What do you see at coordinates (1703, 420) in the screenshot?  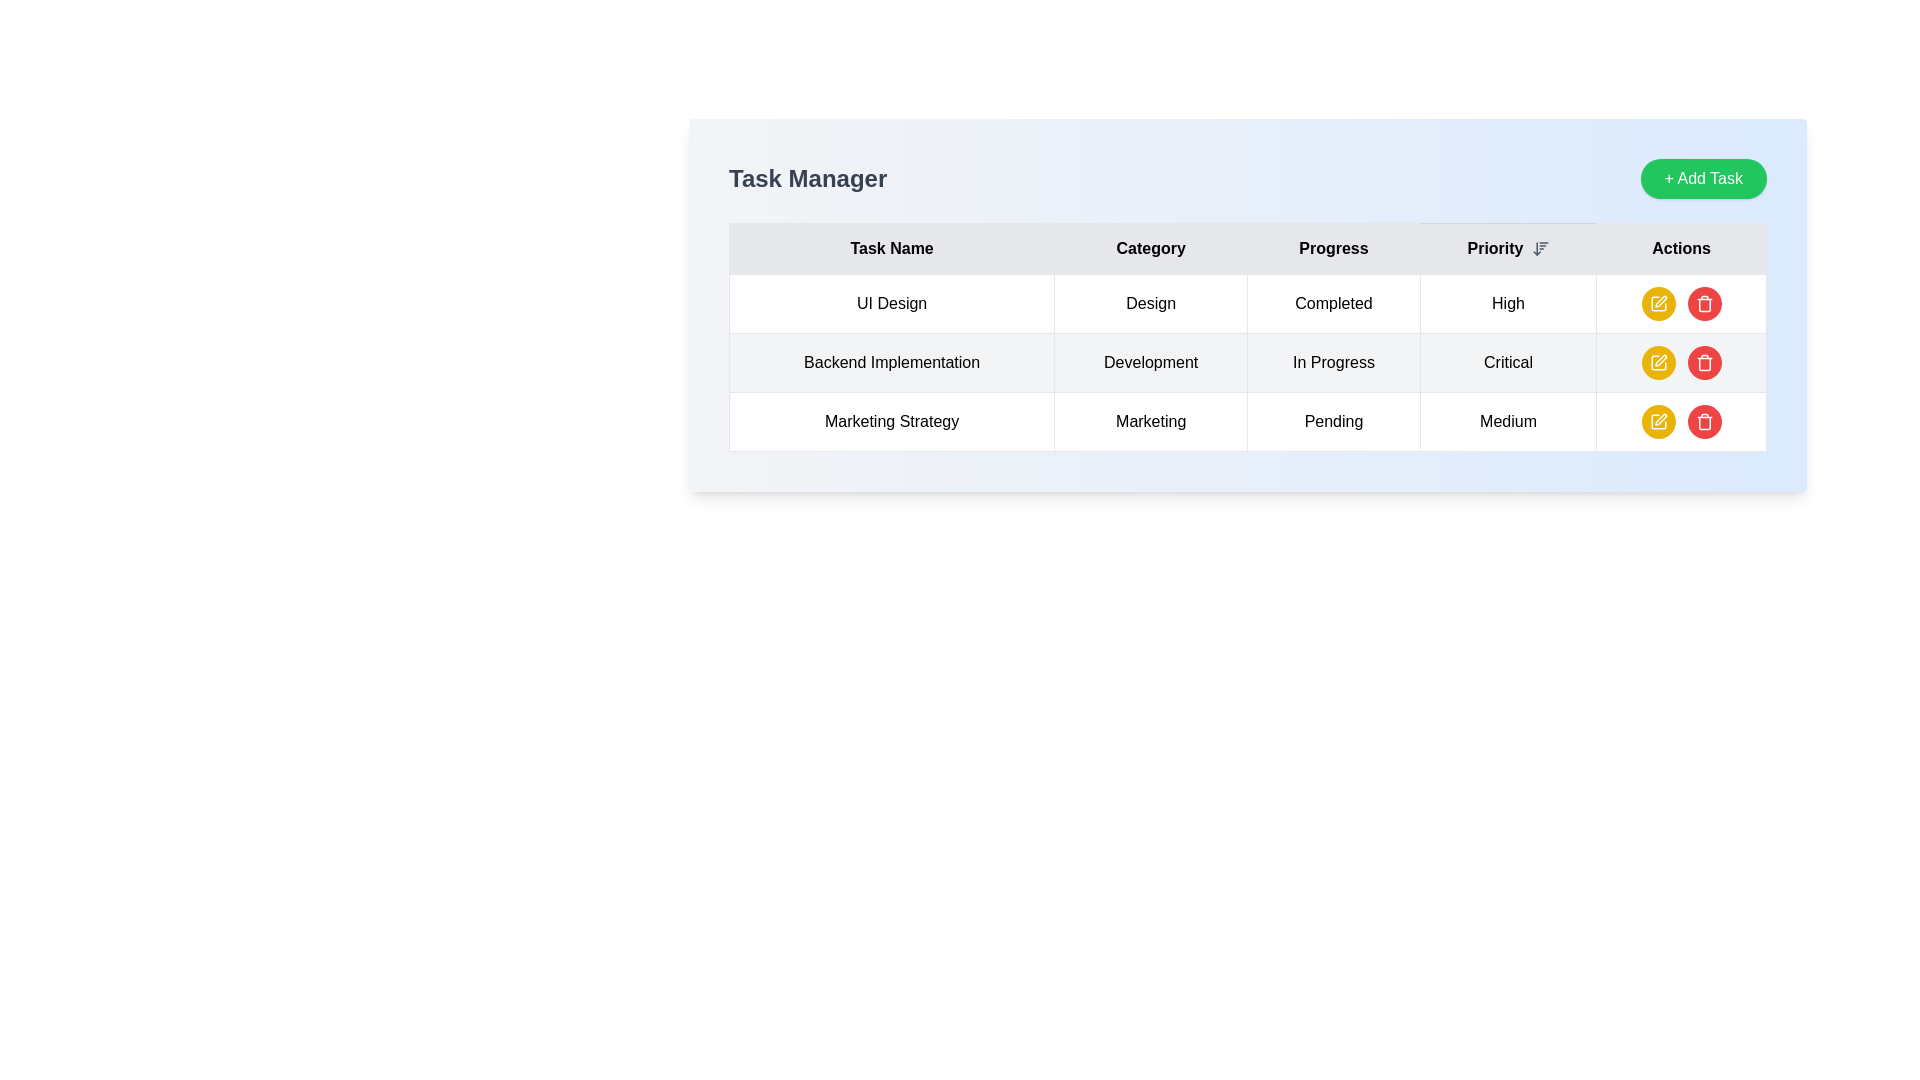 I see `the delete button located in the 'Actions' column of the last row in the table, which is the third button in the group of action buttons` at bounding box center [1703, 420].